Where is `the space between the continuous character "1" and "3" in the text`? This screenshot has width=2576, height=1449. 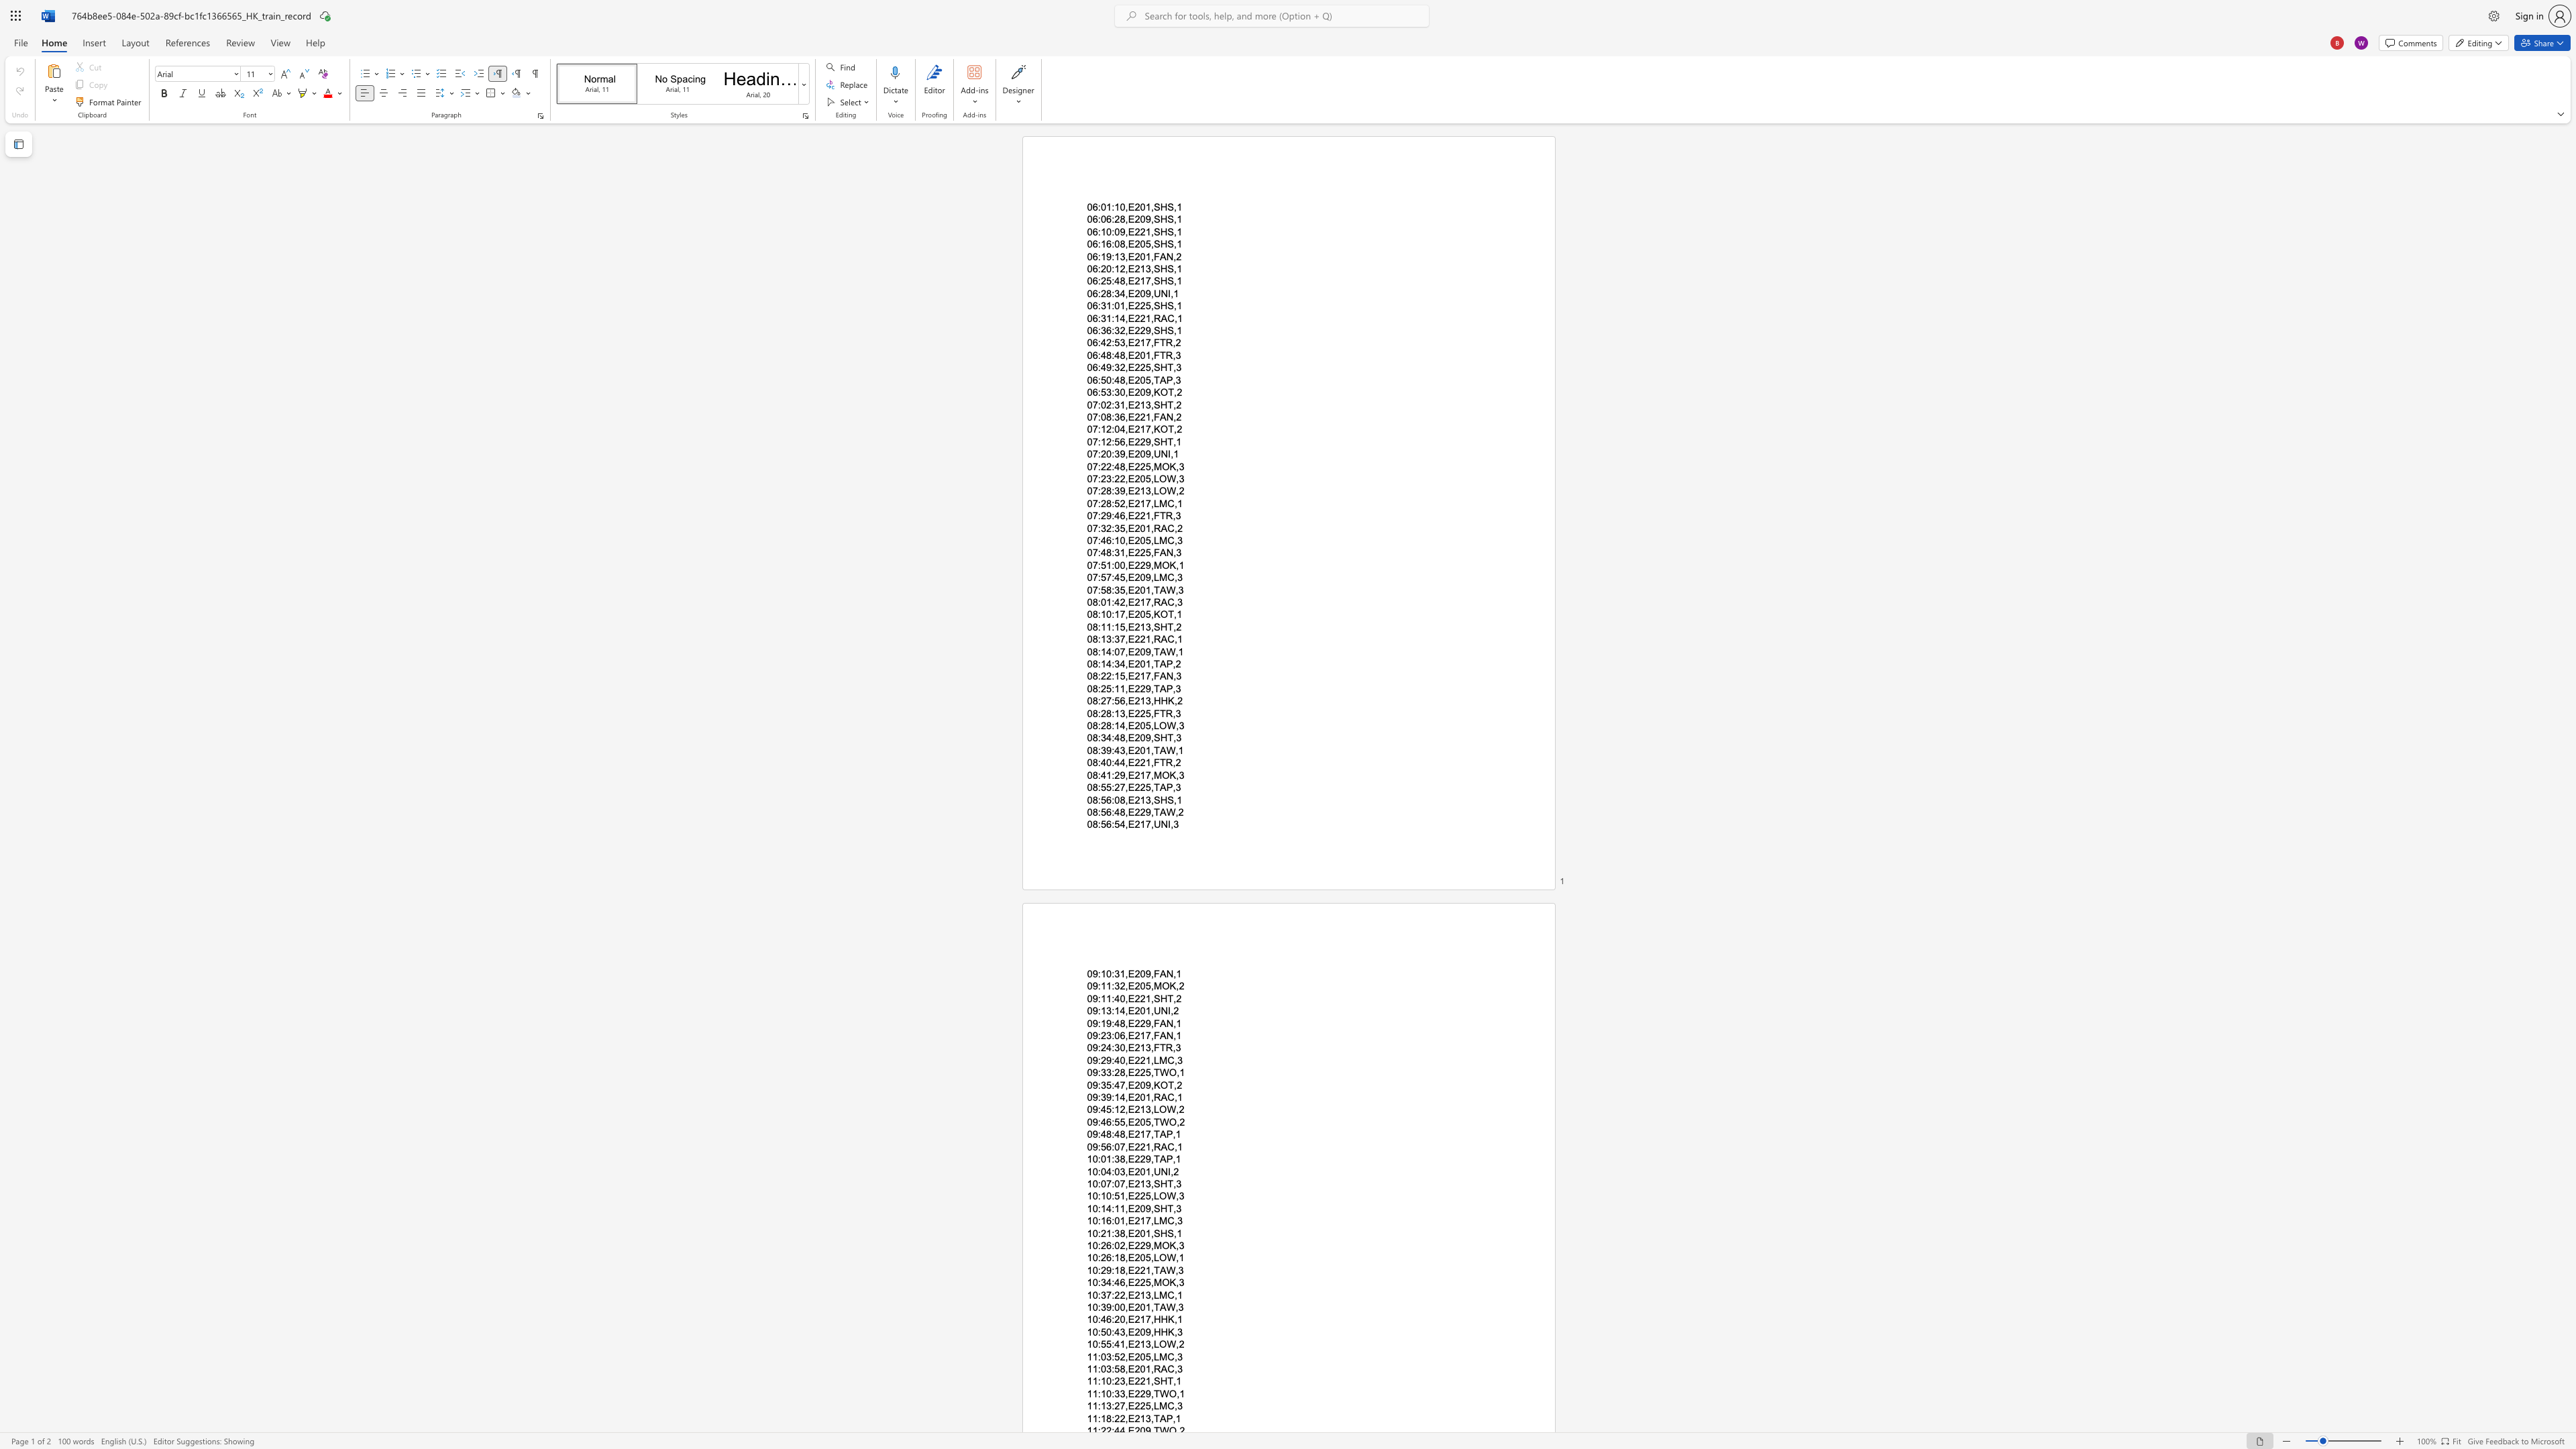 the space between the continuous character "1" and "3" in the text is located at coordinates (1119, 712).